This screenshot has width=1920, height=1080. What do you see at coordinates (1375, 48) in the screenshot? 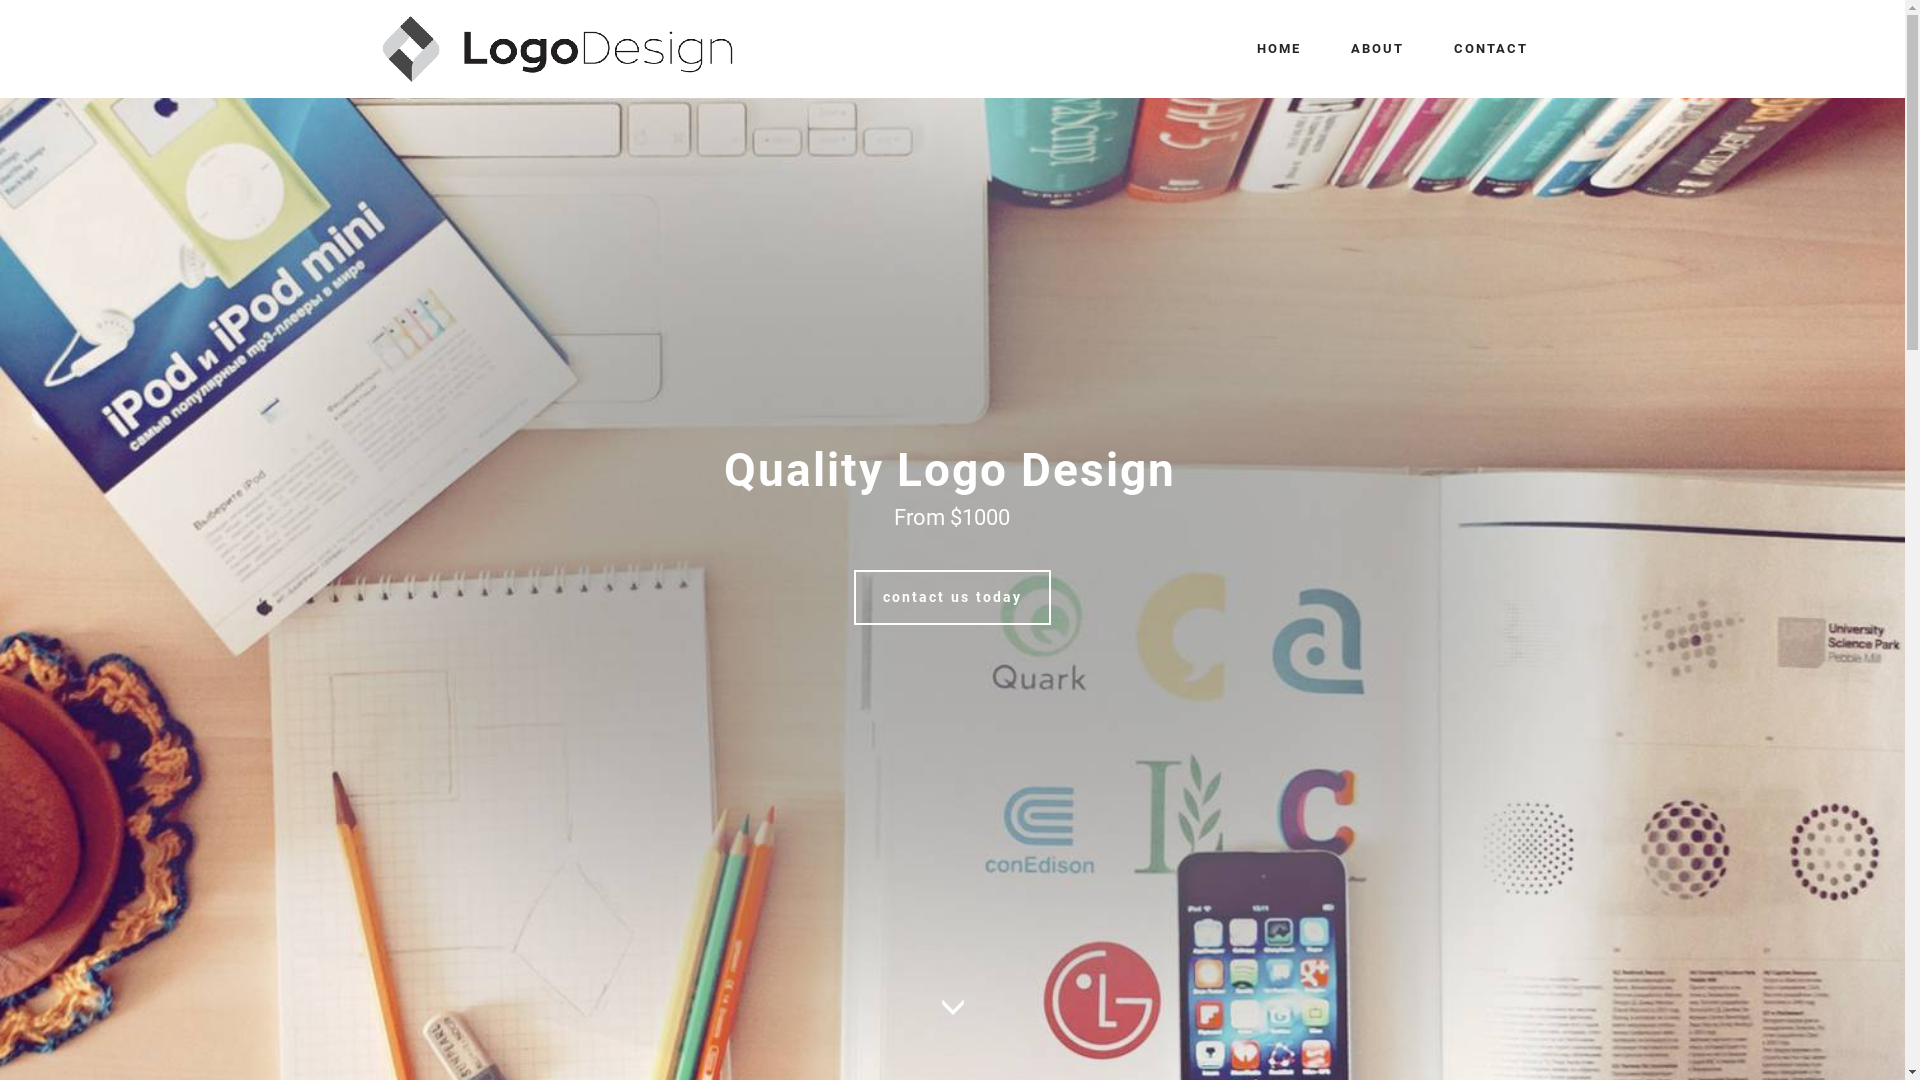
I see `'ABOUT'` at bounding box center [1375, 48].